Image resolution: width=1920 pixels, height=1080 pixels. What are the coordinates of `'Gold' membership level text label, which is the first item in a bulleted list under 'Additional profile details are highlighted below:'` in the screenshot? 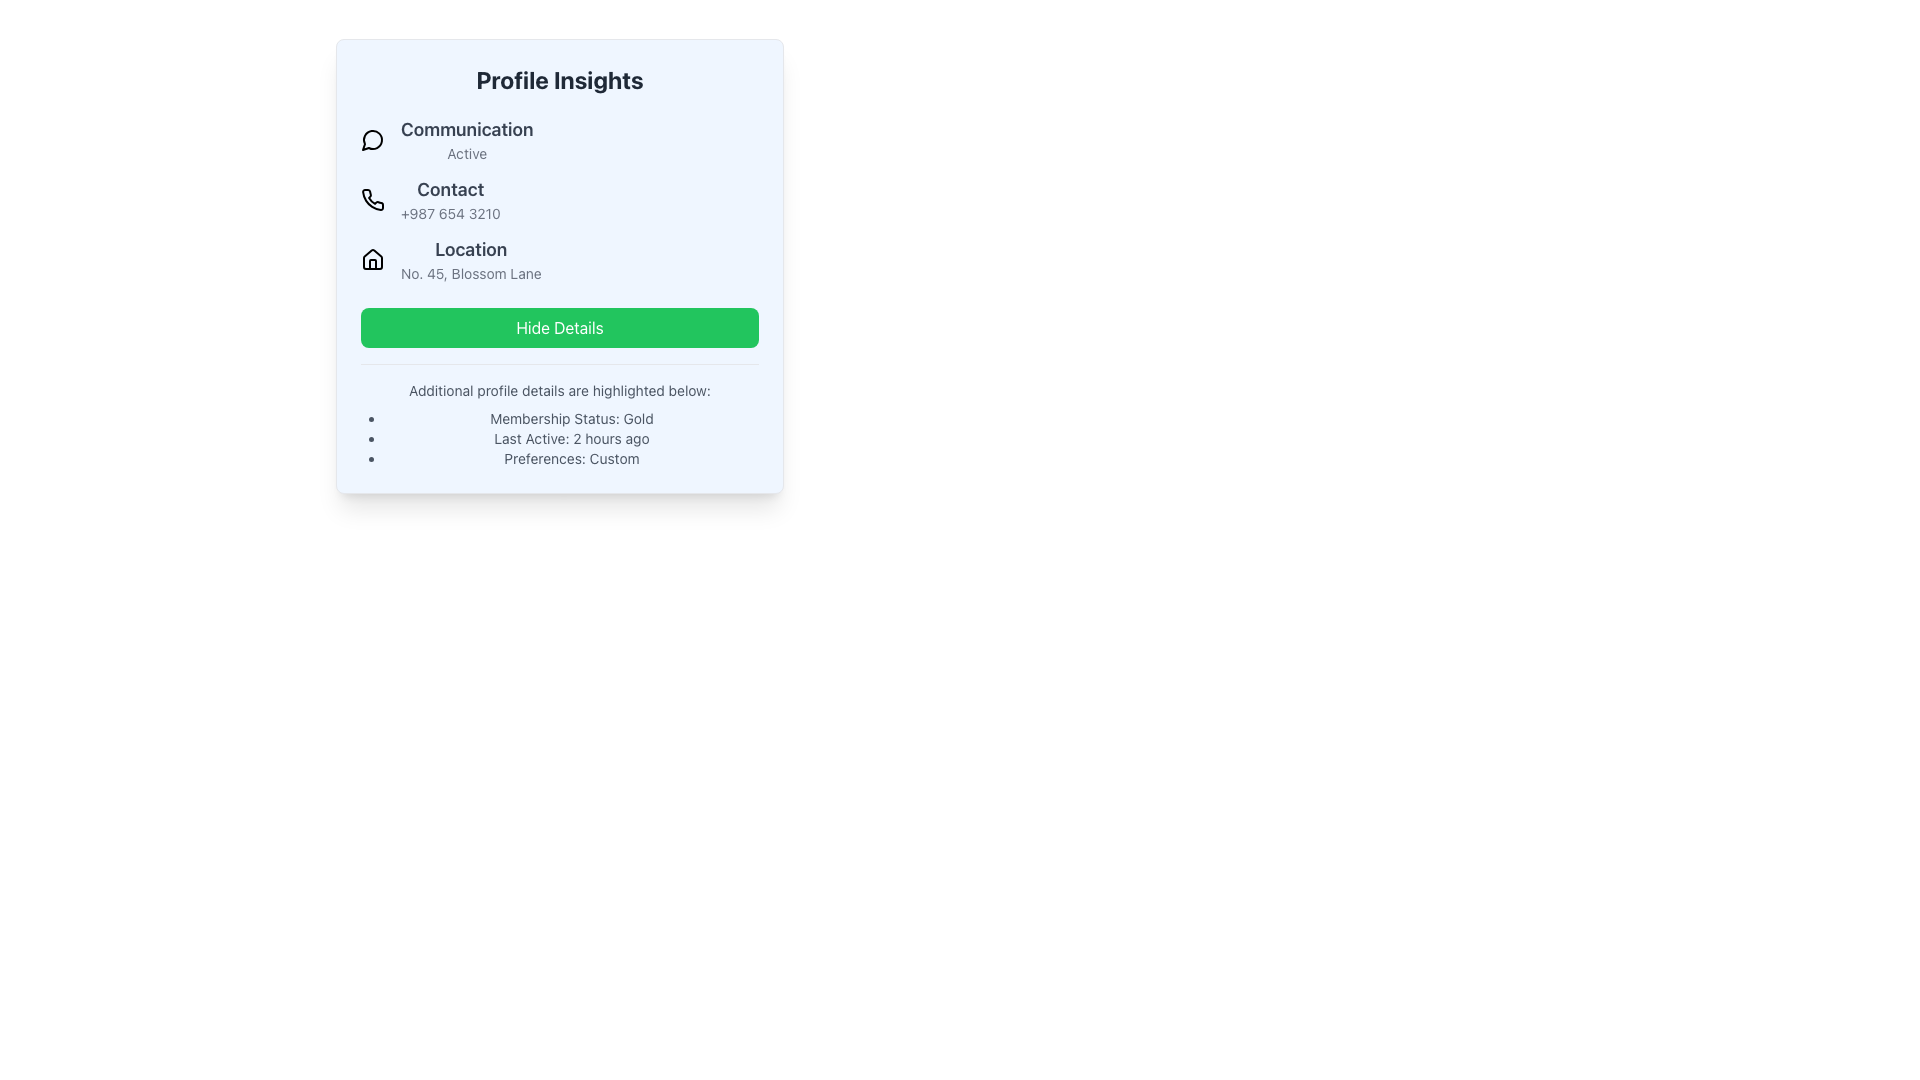 It's located at (570, 418).